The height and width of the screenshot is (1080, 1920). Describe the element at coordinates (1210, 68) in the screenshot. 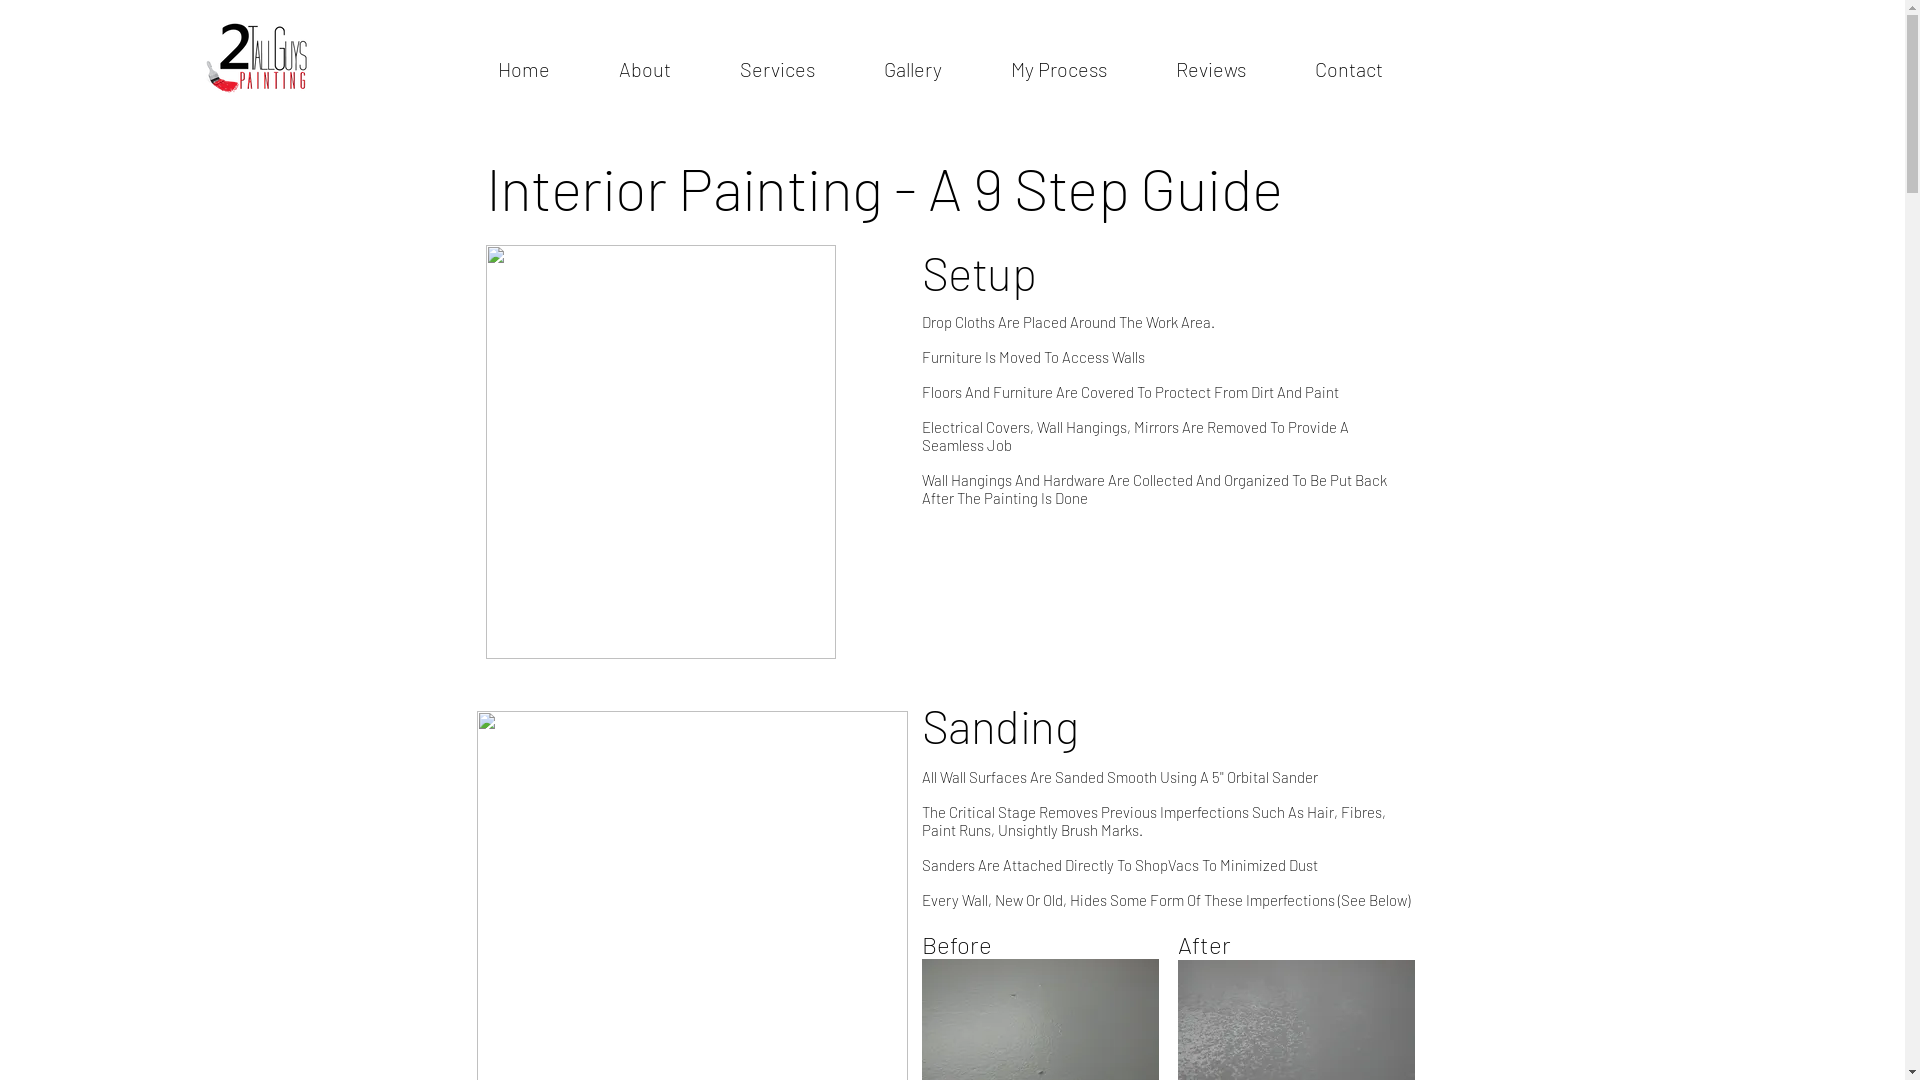

I see `'Reviews'` at that location.